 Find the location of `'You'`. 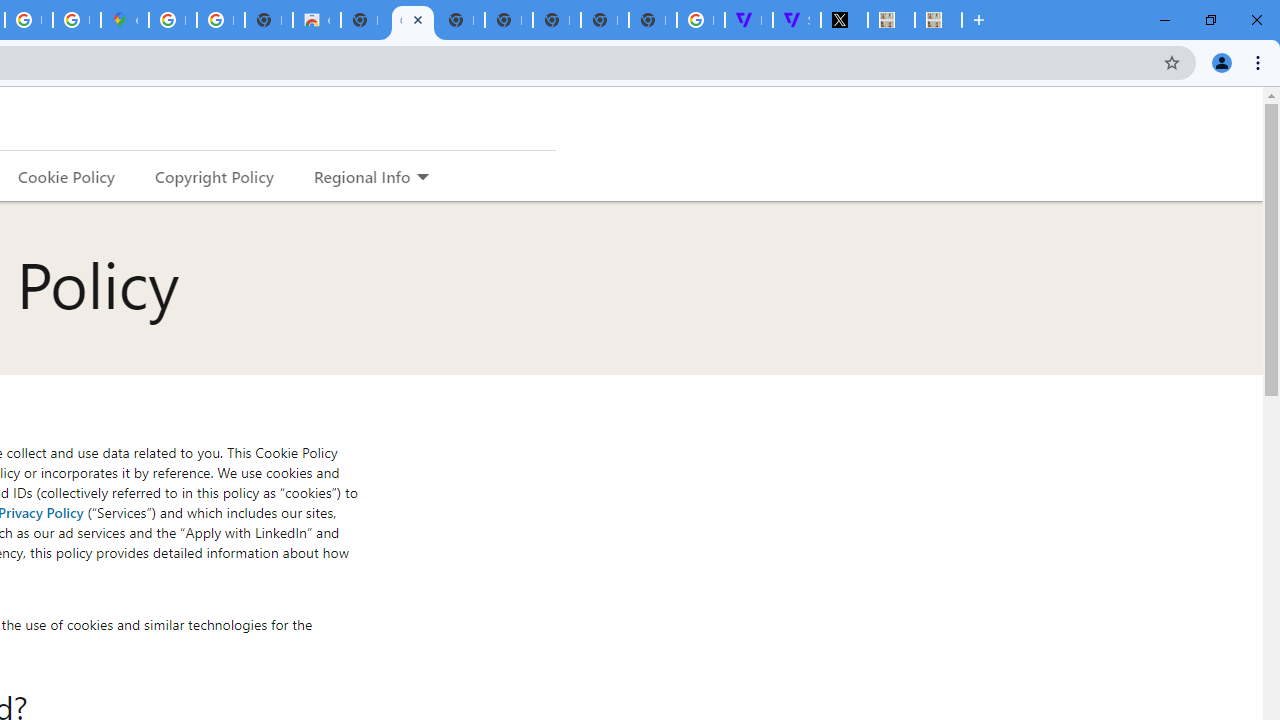

'You' is located at coordinates (1220, 61).